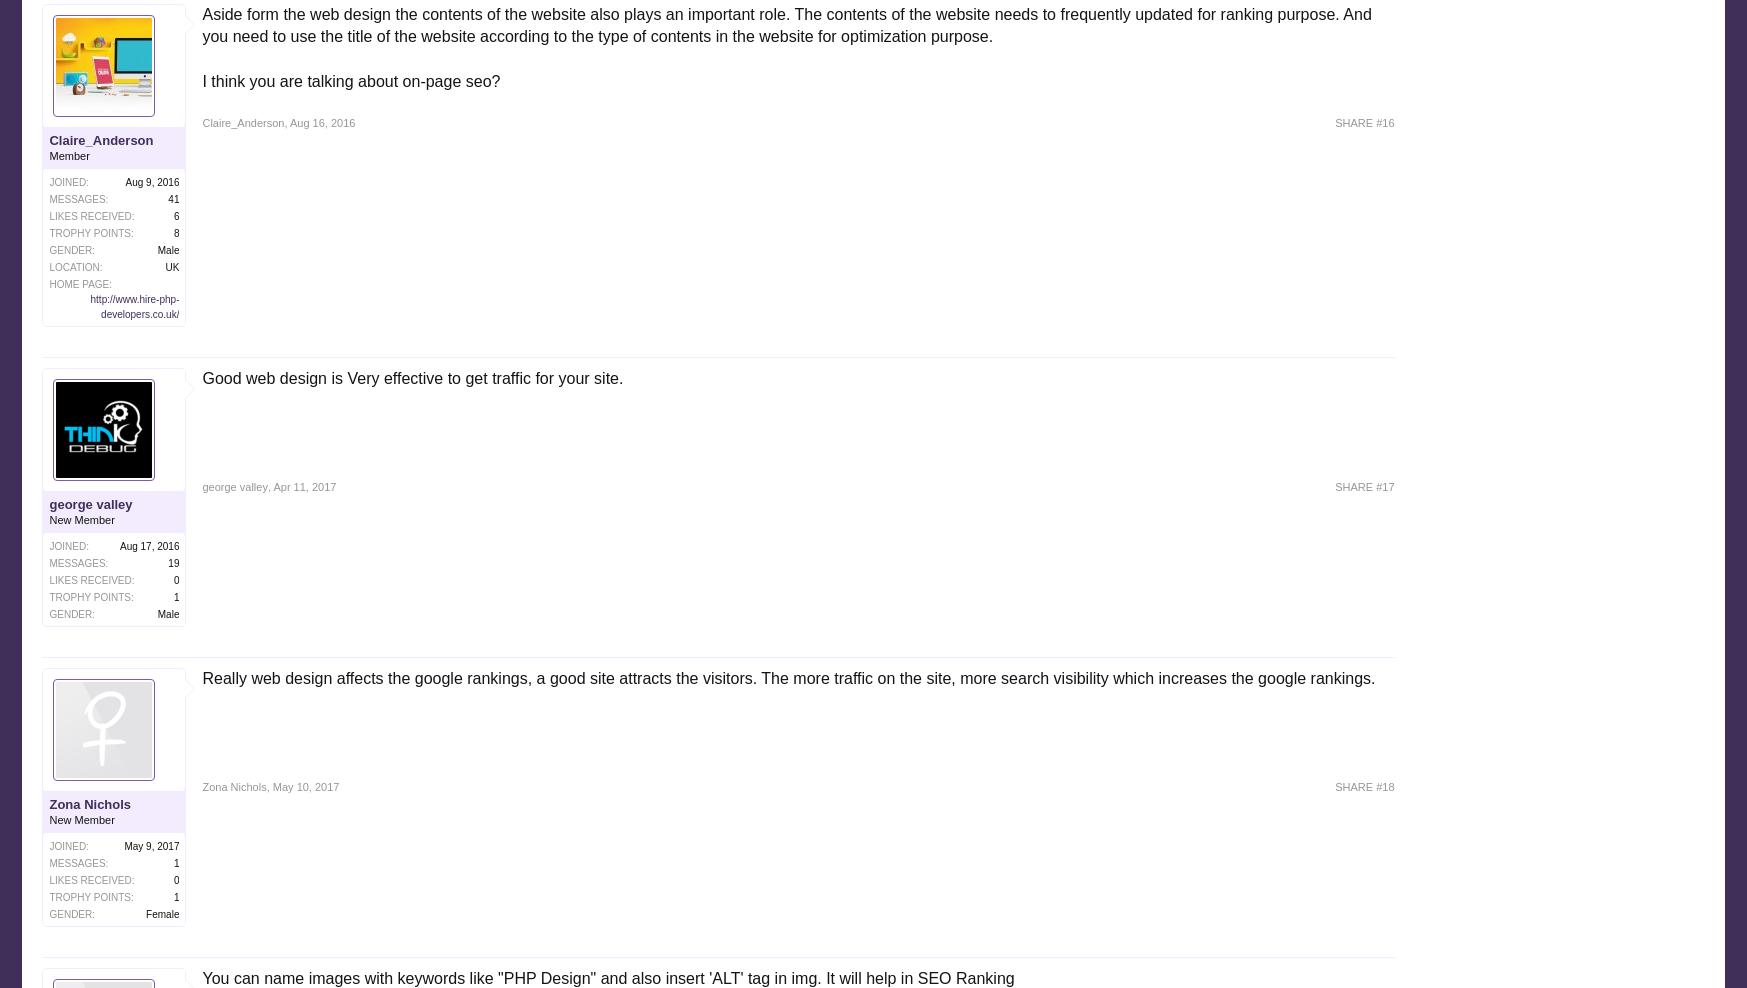 This screenshot has width=1747, height=988. What do you see at coordinates (786, 23) in the screenshot?
I see `'Aside form the web design the contents of the website also plays an important role. The  contents of the website needs to frequently updated for ranking purpose. And you need to use the title of the website according to the type of contents in the website for optimization purpose.'` at bounding box center [786, 23].